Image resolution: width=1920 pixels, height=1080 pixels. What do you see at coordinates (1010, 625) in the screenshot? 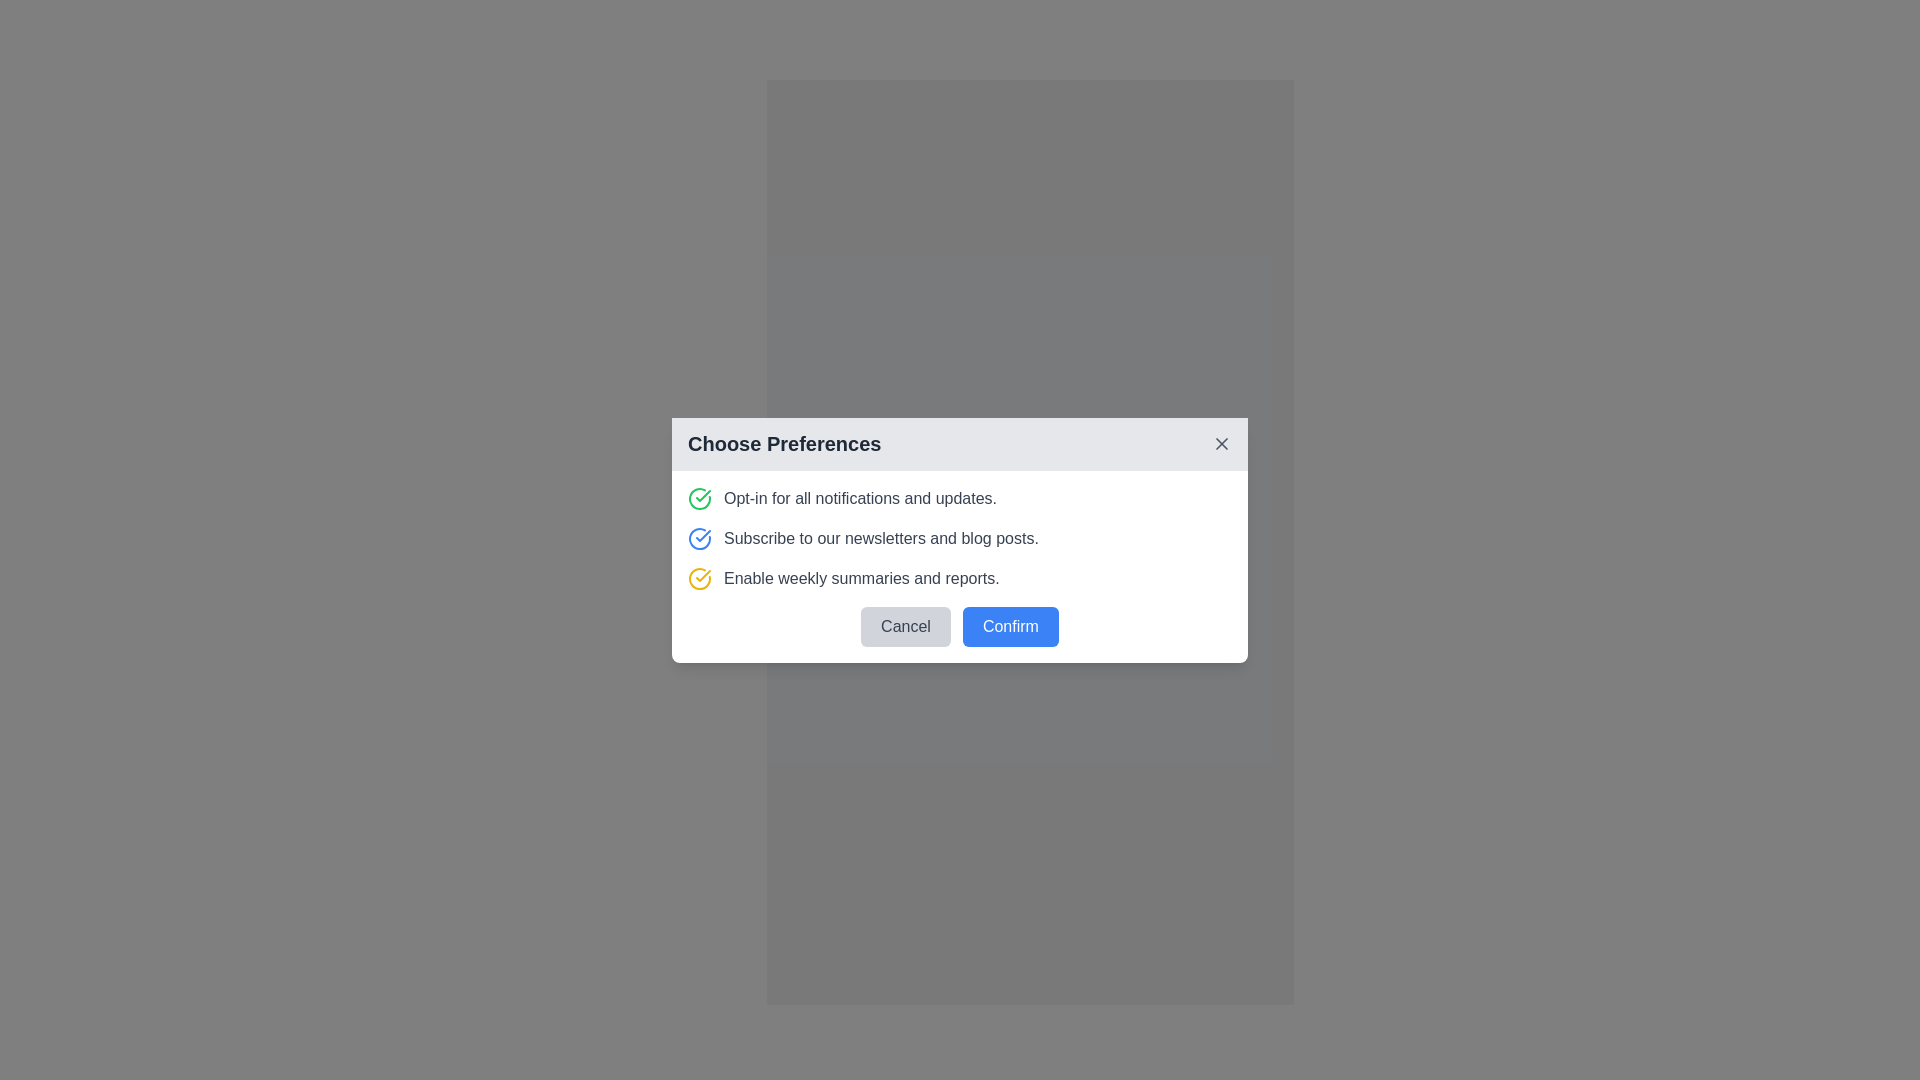
I see `the Confirm button located in the bottom section of the modal dialog, which is positioned to the right of the Cancel button` at bounding box center [1010, 625].